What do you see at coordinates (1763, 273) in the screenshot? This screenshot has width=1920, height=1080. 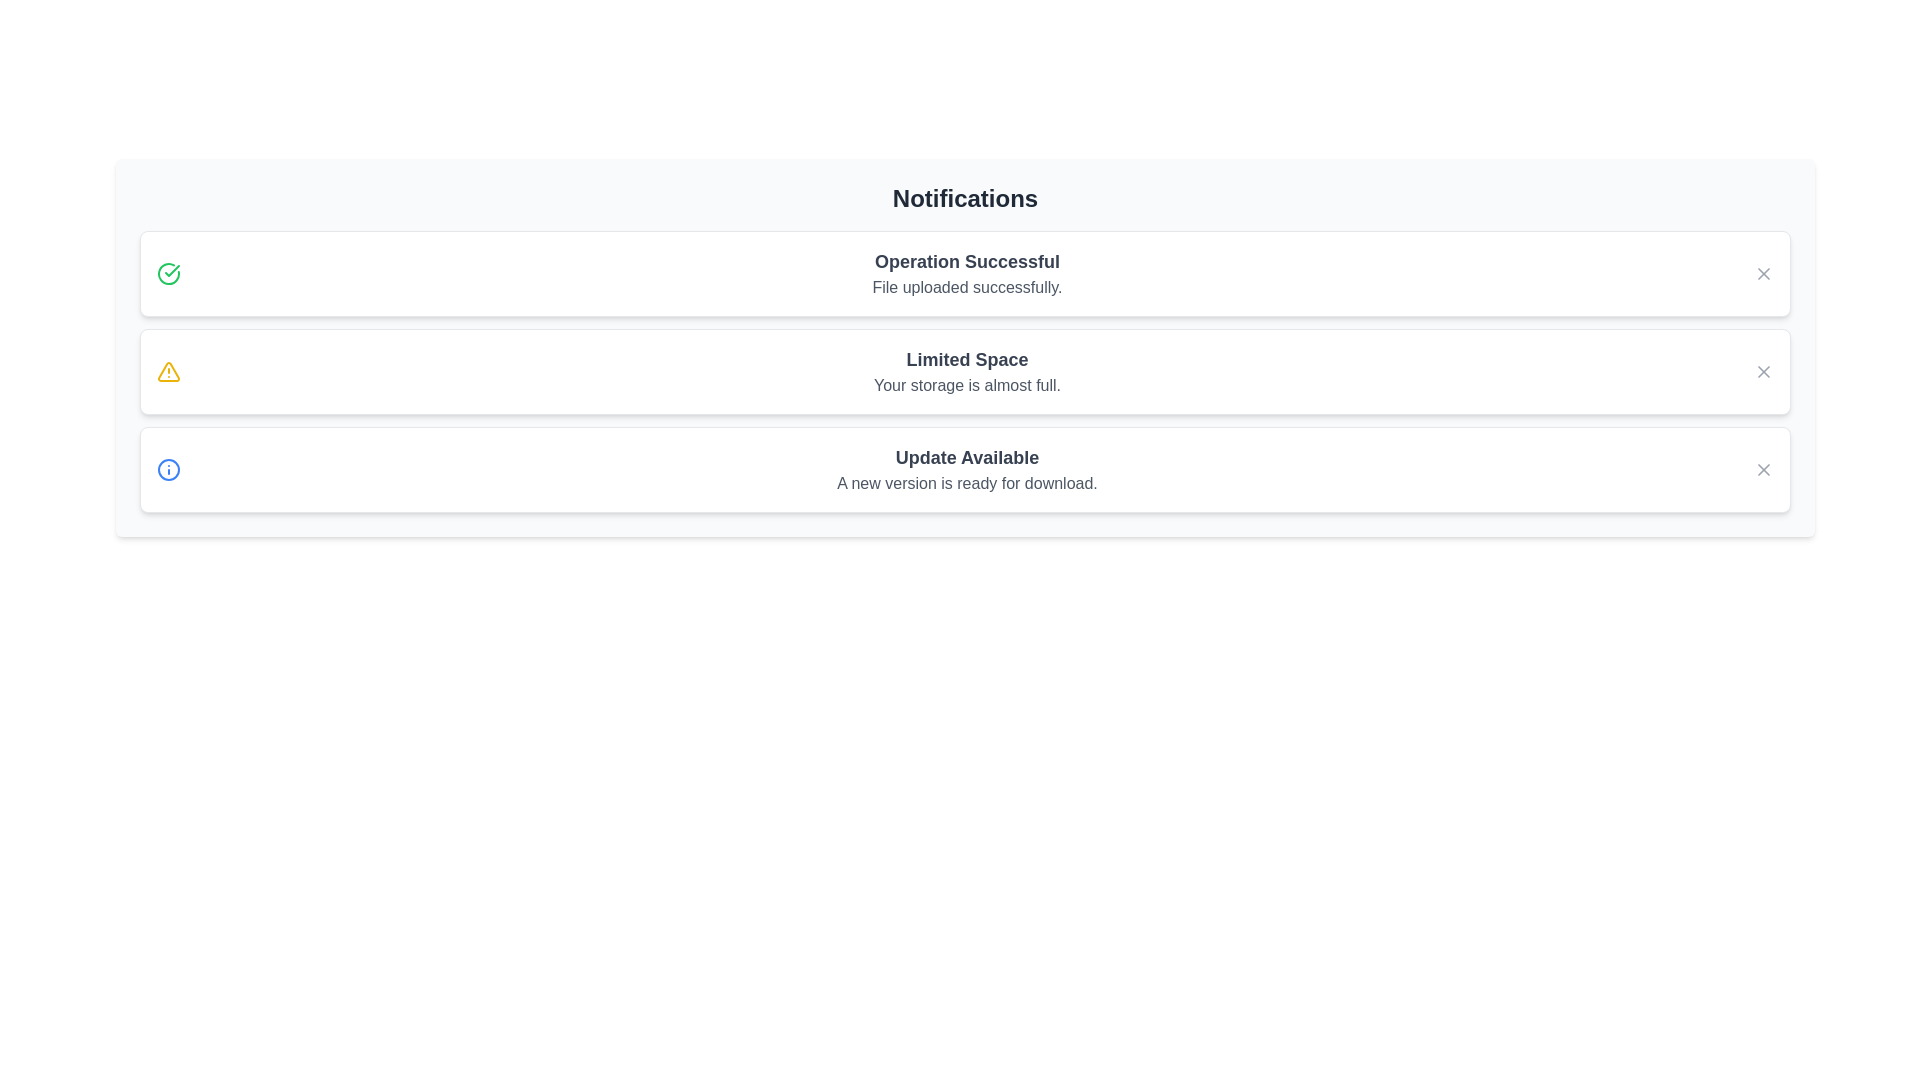 I see `the close button of the notification with title Operation Successful` at bounding box center [1763, 273].